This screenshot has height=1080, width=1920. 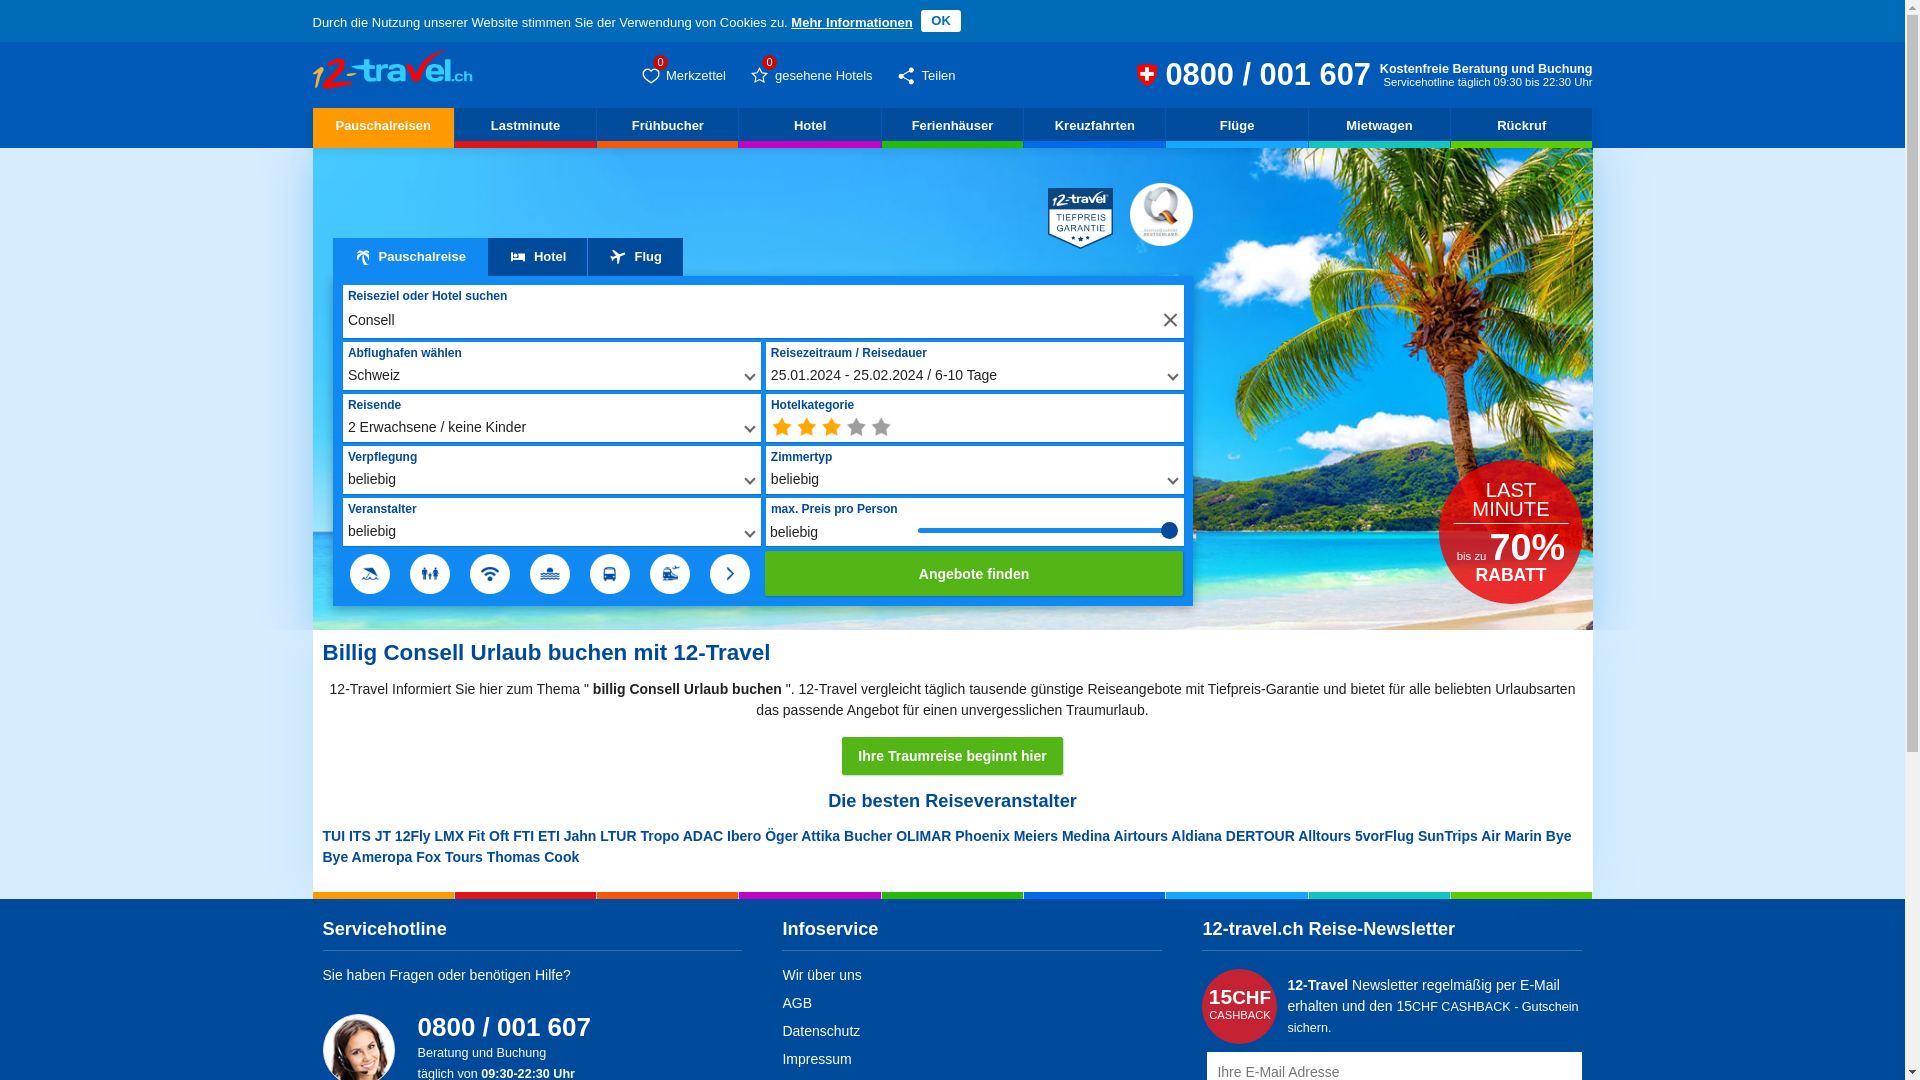 I want to click on 'min. 4 Sterne', so click(x=844, y=429).